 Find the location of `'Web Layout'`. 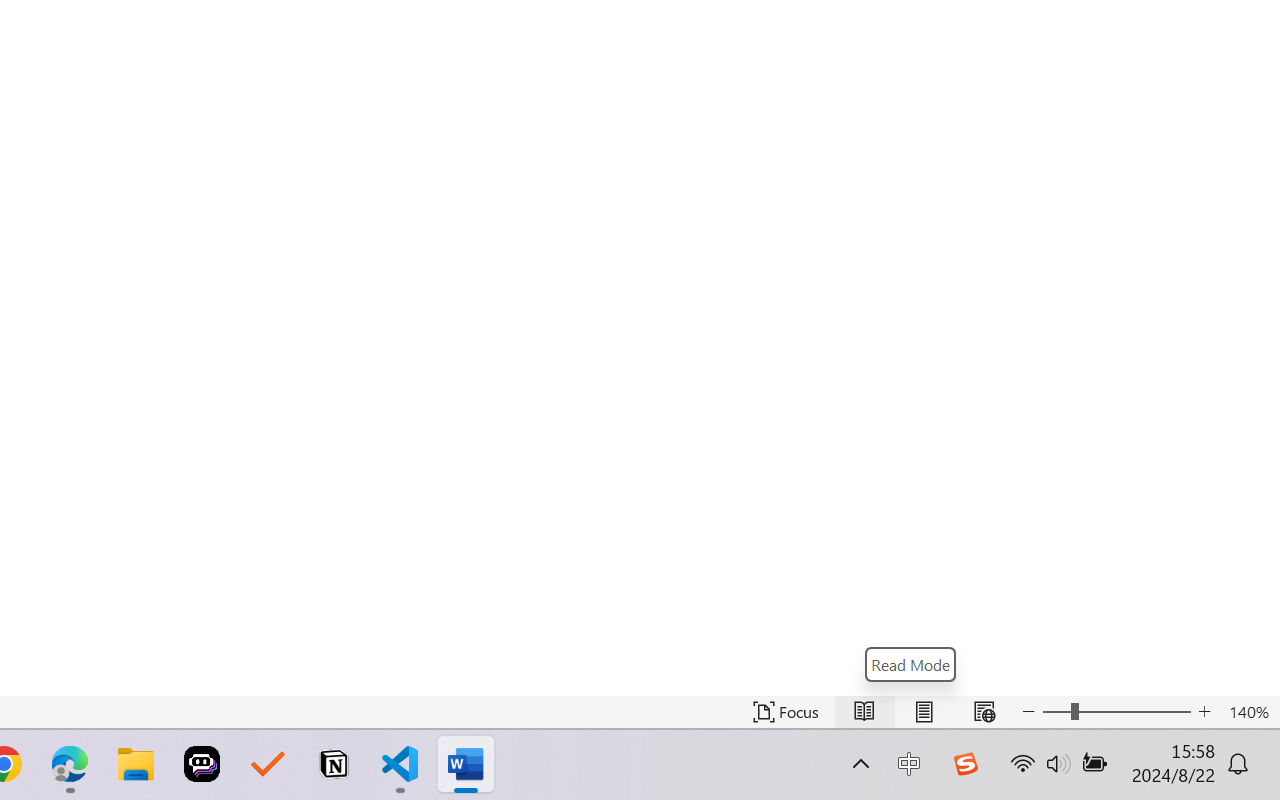

'Web Layout' is located at coordinates (984, 711).